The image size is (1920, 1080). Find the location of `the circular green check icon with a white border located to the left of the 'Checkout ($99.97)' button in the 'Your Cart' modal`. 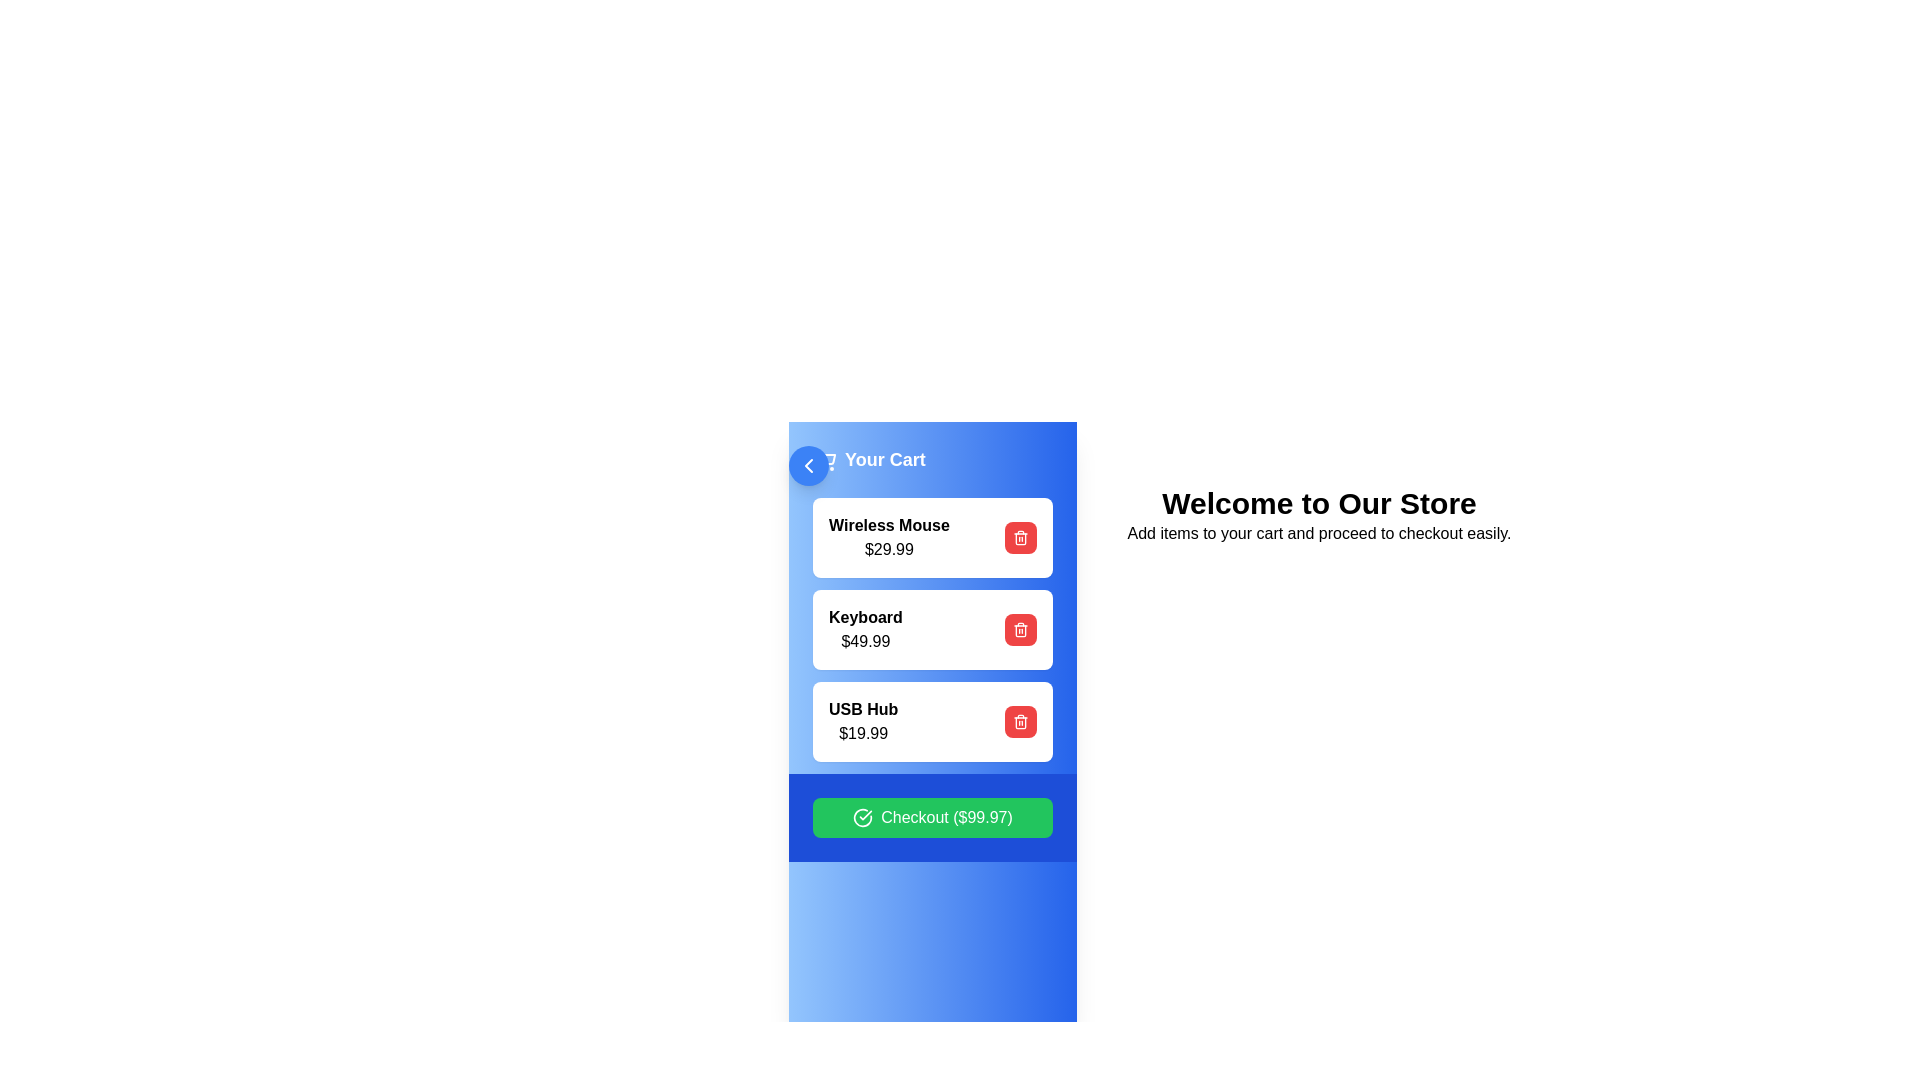

the circular green check icon with a white border located to the left of the 'Checkout ($99.97)' button in the 'Your Cart' modal is located at coordinates (863, 817).